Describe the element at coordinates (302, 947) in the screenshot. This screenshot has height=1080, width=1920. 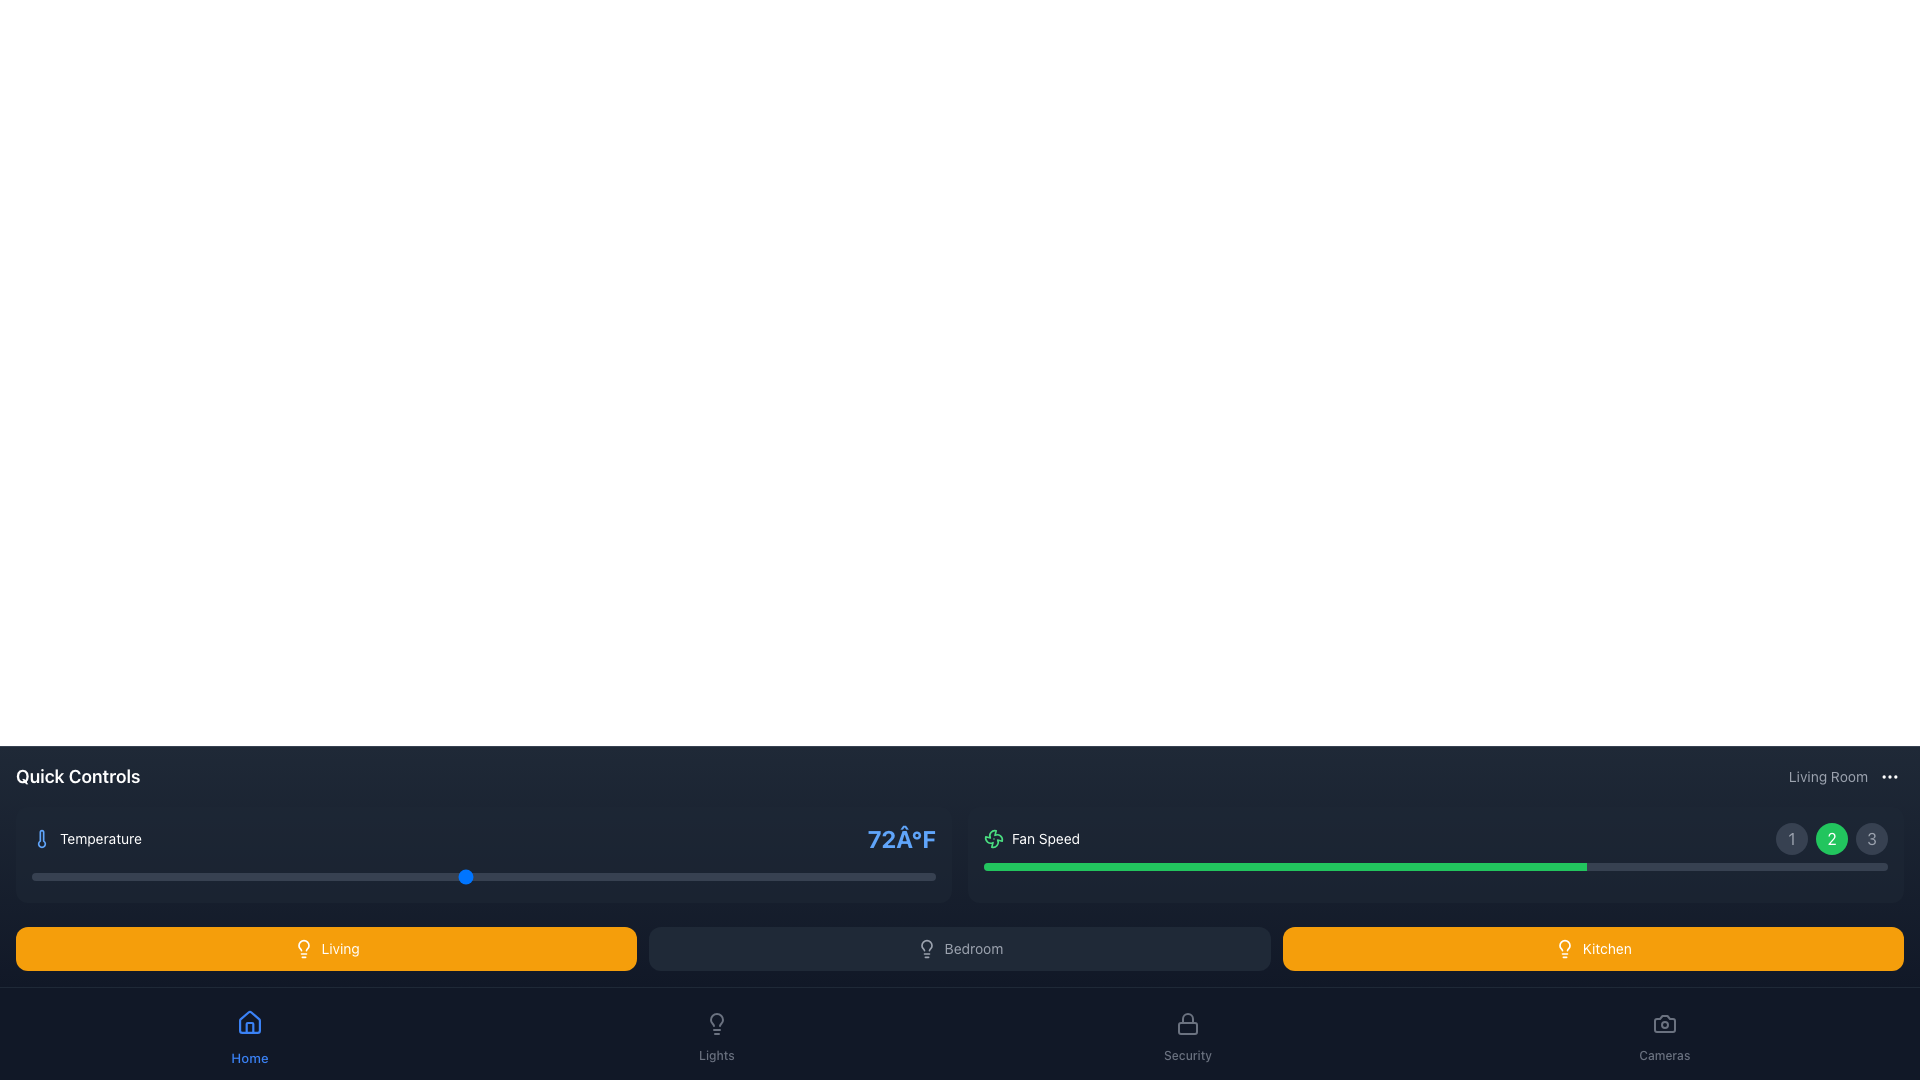
I see `the decorative lighting icon located to the left of the text 'living' within the orange rectangular area in the lower interface under the 'Quick Controls' section` at that location.